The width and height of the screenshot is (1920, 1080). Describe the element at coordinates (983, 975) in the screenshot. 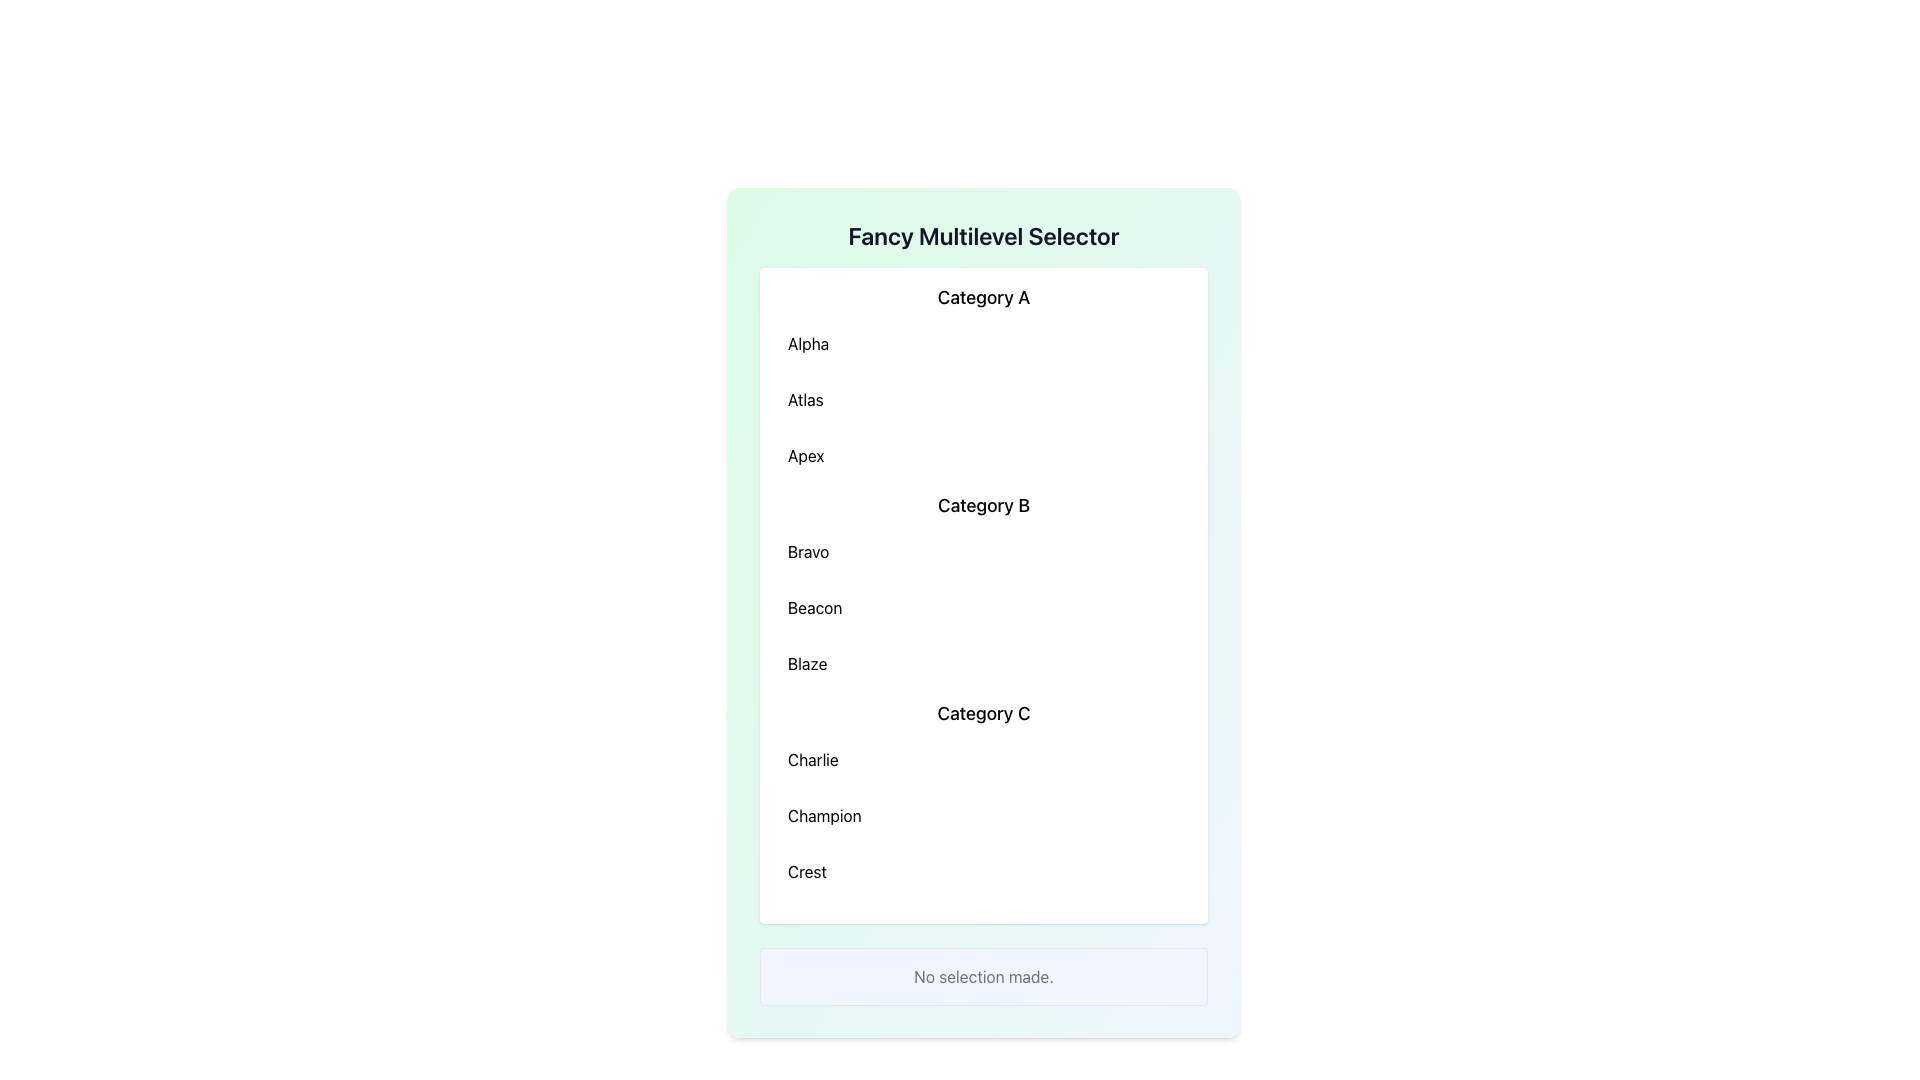

I see `the text label displaying 'No selection made.' which is styled with a gray font, located at the bottom section of a light blue component, centered horizontally` at that location.